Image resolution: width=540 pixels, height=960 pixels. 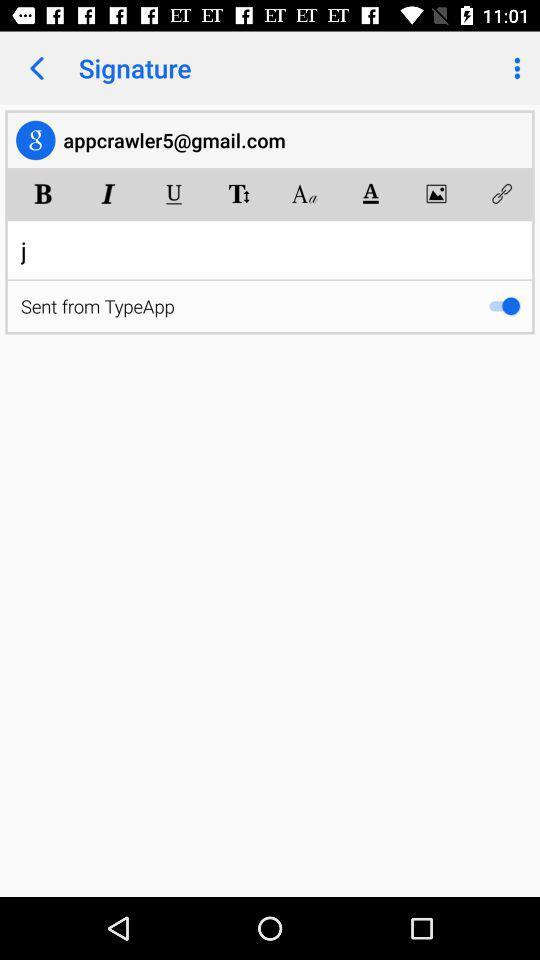 What do you see at coordinates (270, 249) in the screenshot?
I see `the j item` at bounding box center [270, 249].